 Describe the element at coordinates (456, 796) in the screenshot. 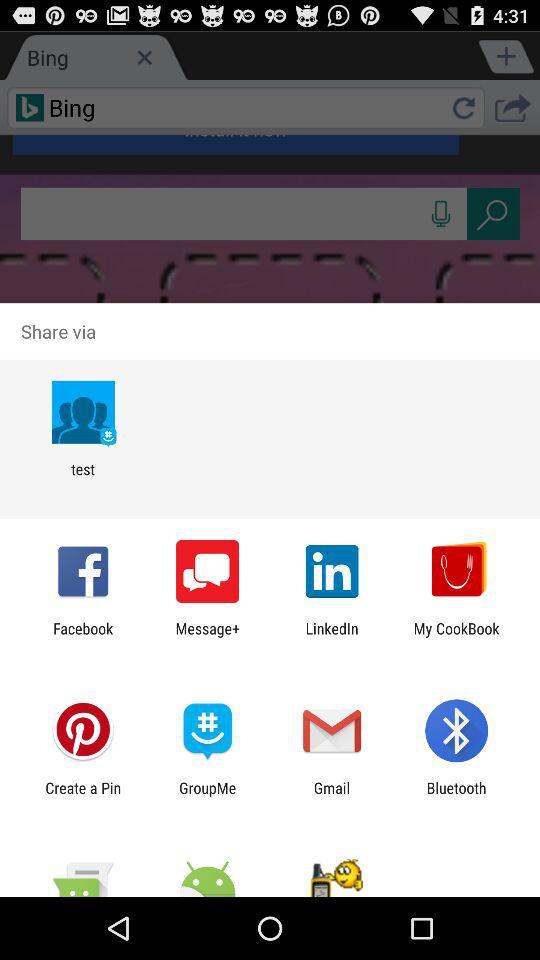

I see `the item next to gmail item` at that location.